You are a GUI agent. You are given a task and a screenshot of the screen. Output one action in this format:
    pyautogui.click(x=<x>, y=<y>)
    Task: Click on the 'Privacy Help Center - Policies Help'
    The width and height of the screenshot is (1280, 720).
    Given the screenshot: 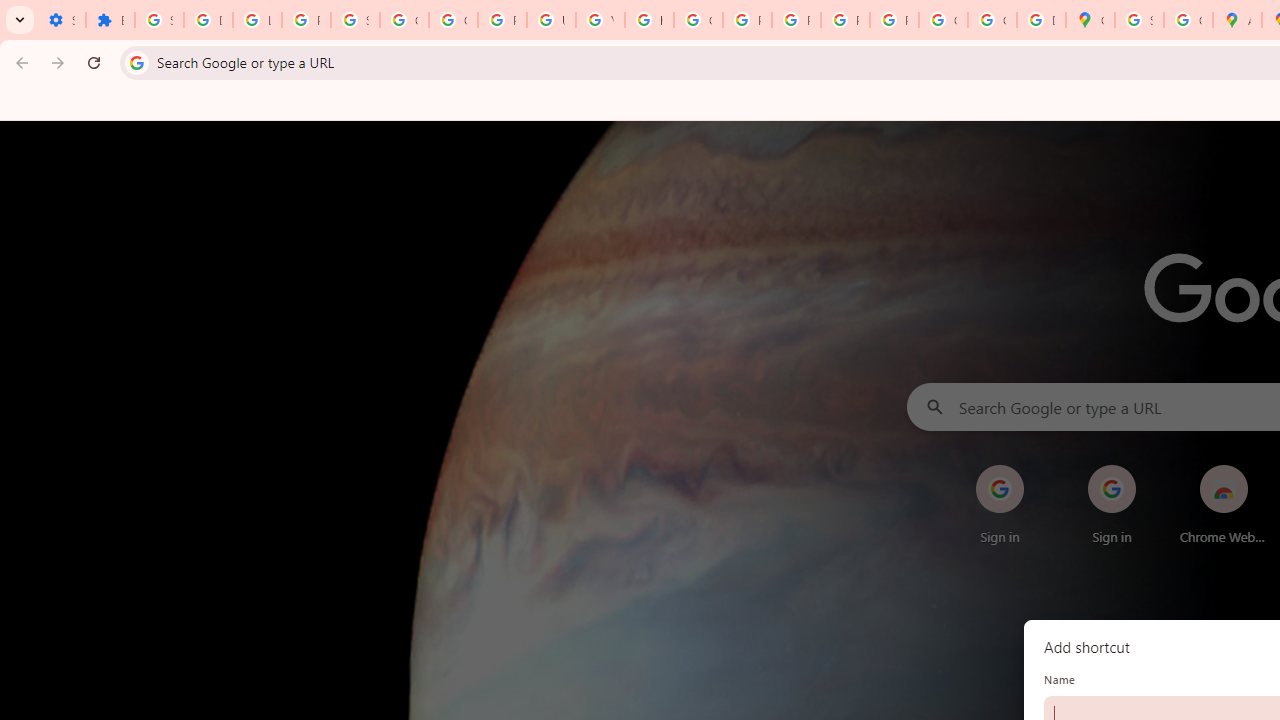 What is the action you would take?
    pyautogui.click(x=746, y=20)
    